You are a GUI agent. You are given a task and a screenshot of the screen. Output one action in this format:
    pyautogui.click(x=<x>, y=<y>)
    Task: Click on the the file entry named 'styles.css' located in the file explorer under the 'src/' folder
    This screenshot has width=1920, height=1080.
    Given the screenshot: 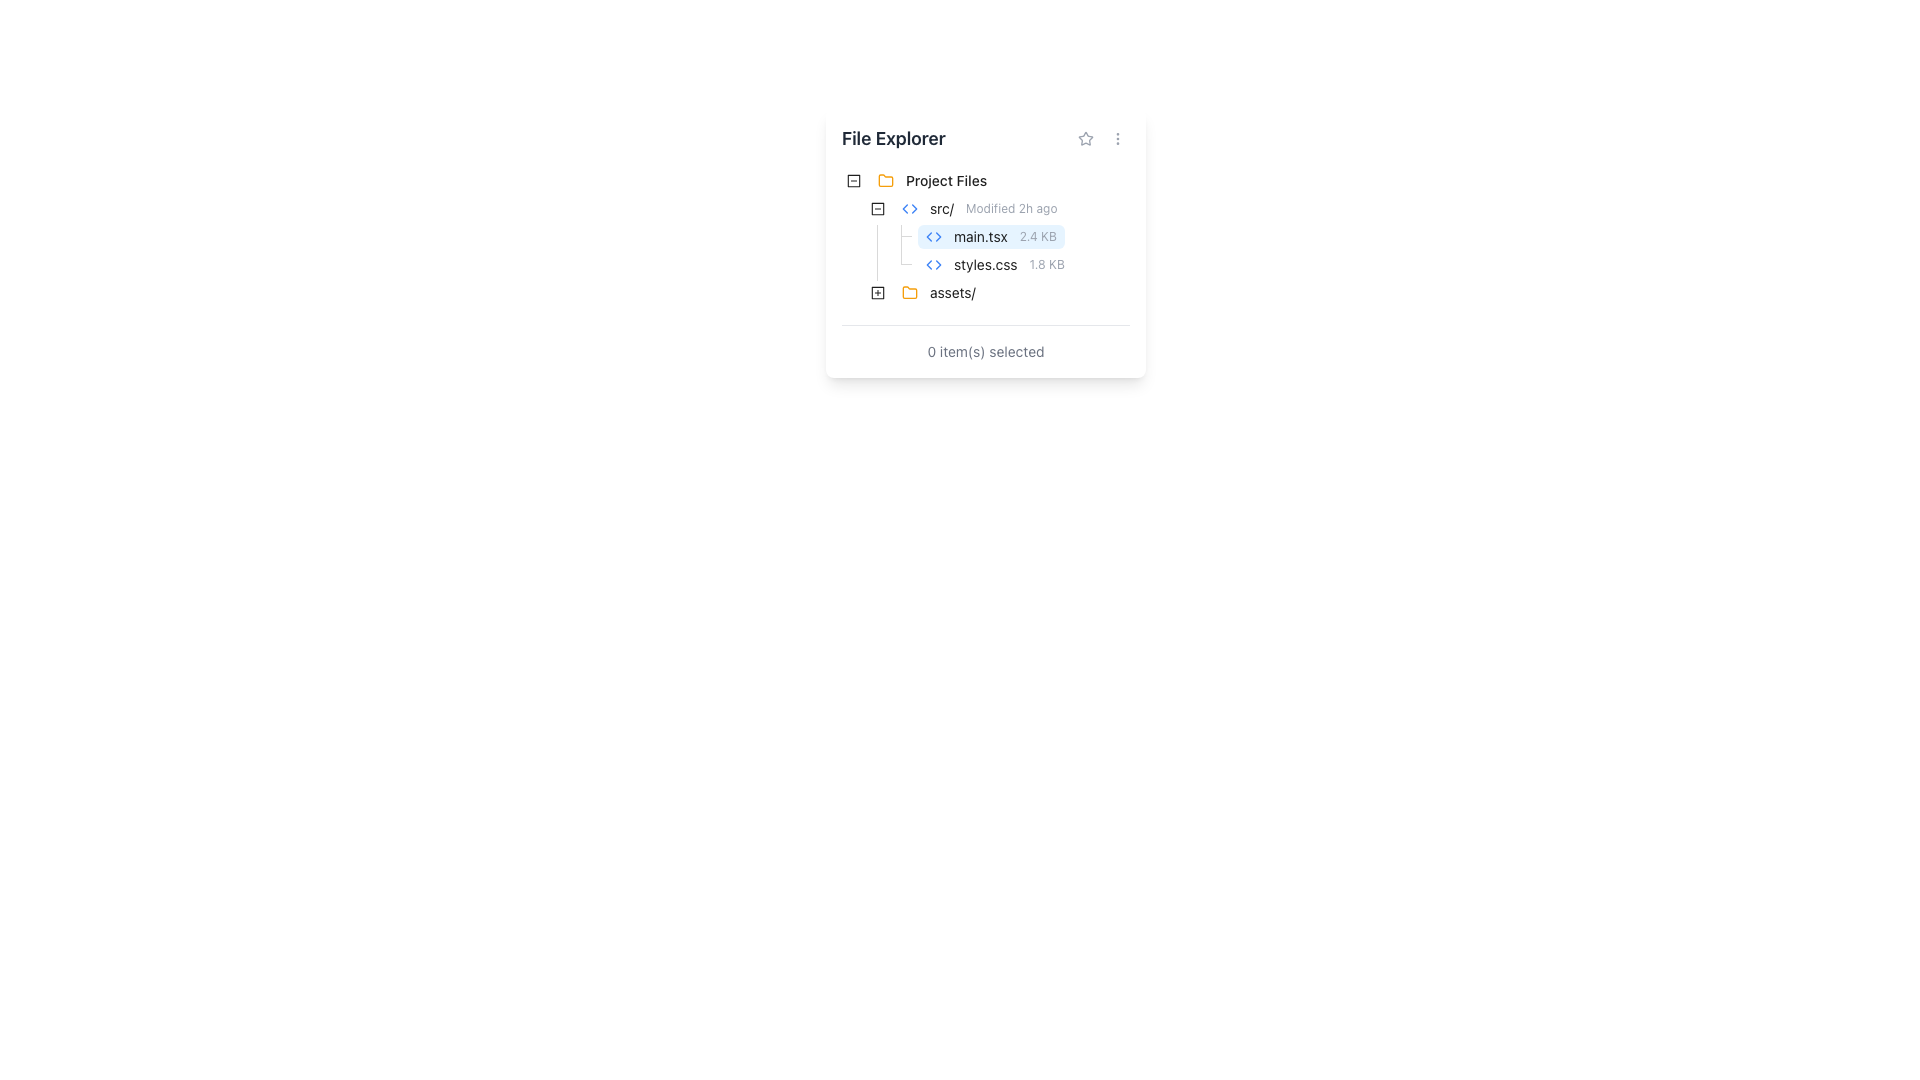 What is the action you would take?
    pyautogui.click(x=995, y=264)
    